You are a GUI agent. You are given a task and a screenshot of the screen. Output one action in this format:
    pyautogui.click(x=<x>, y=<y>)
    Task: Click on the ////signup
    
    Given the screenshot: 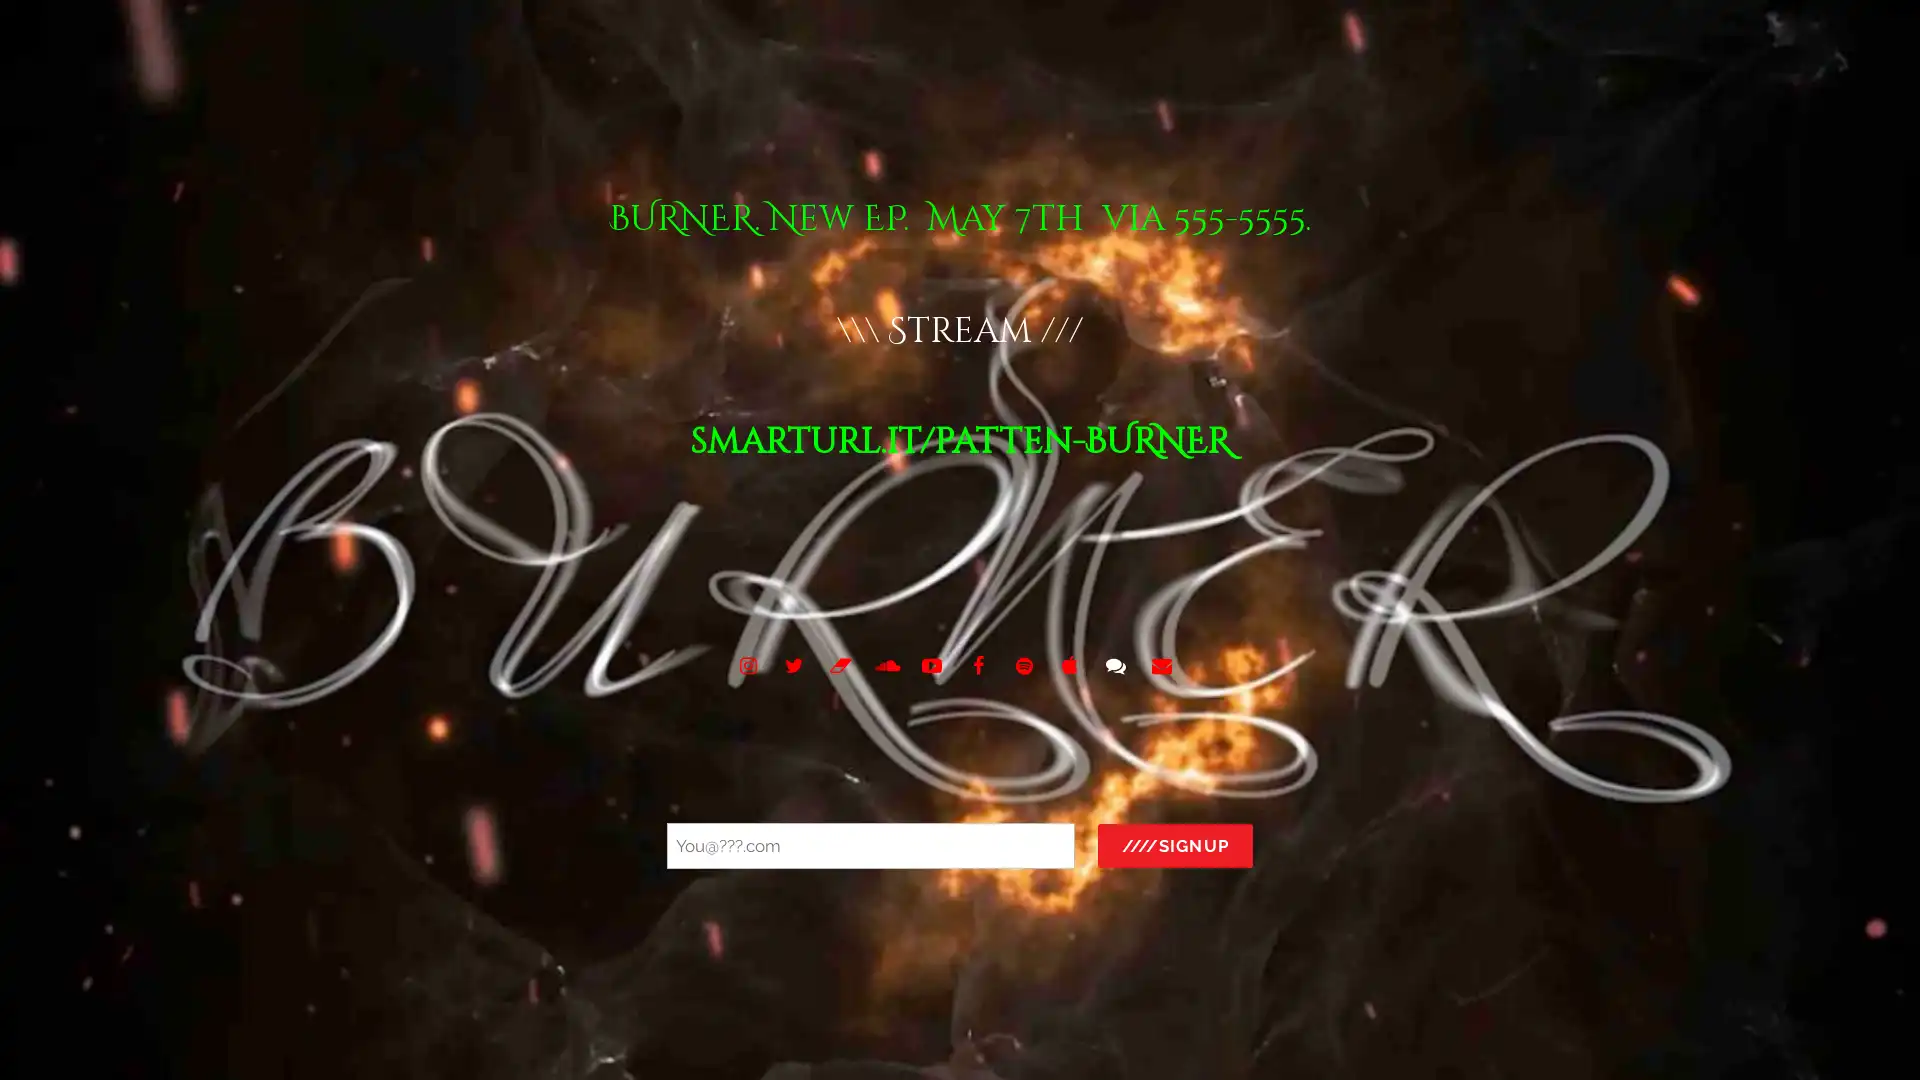 What is the action you would take?
    pyautogui.click(x=1175, y=845)
    